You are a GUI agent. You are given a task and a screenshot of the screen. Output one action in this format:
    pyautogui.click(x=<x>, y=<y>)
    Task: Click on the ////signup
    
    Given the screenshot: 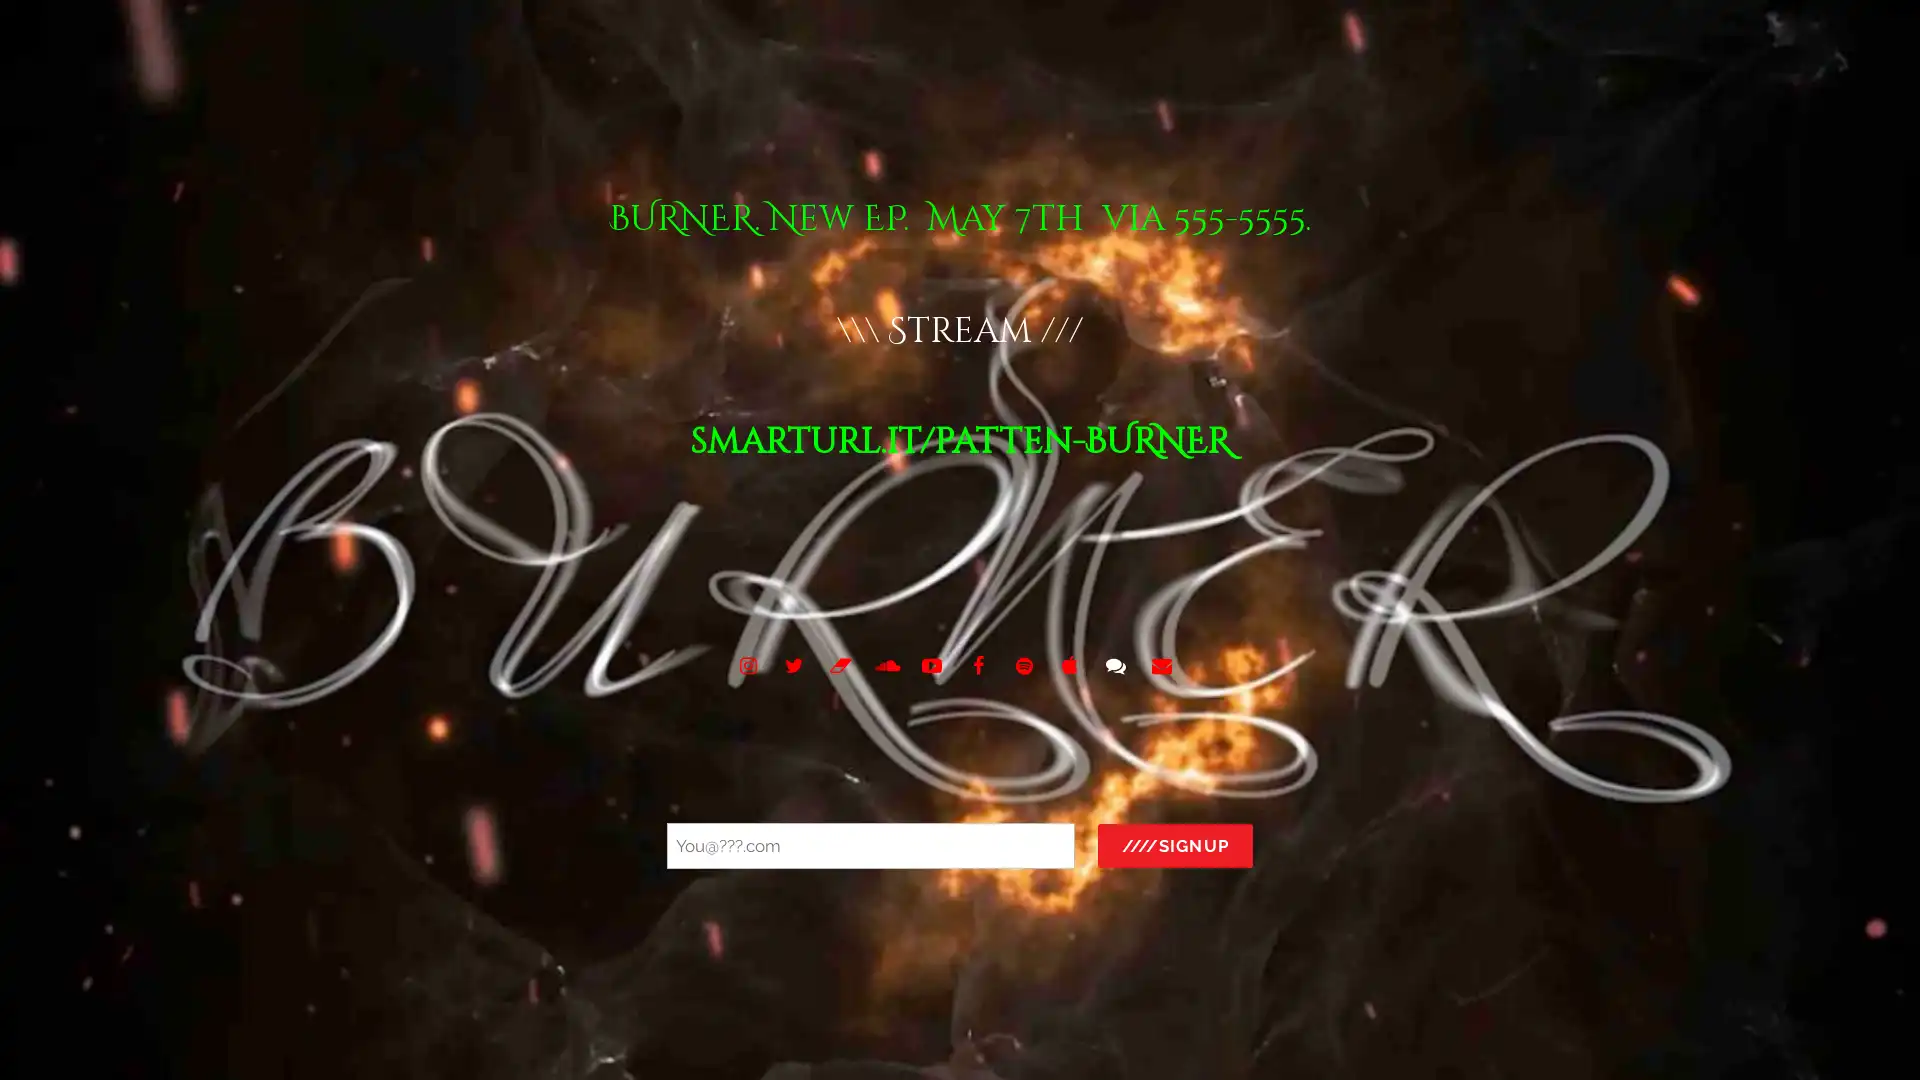 What is the action you would take?
    pyautogui.click(x=1175, y=845)
    